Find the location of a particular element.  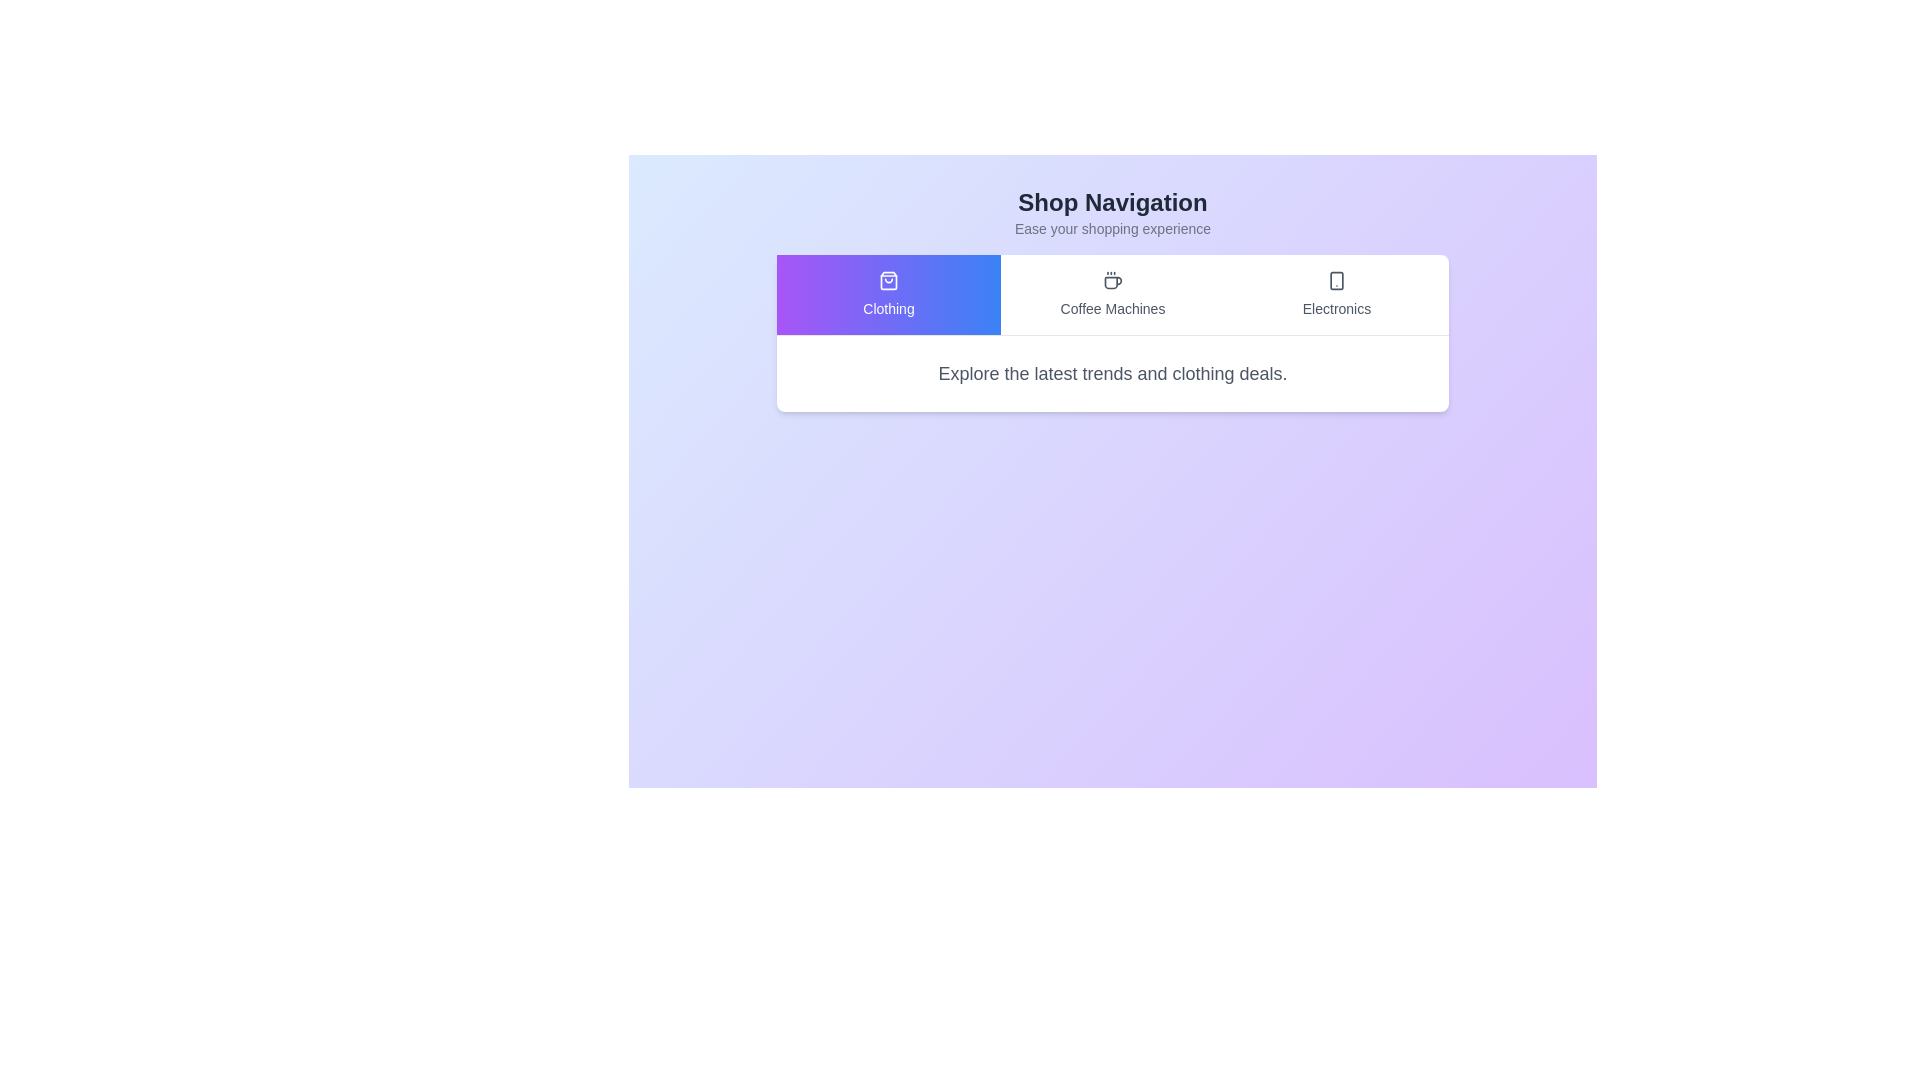

the tab corresponding to Clothing is located at coordinates (887, 294).